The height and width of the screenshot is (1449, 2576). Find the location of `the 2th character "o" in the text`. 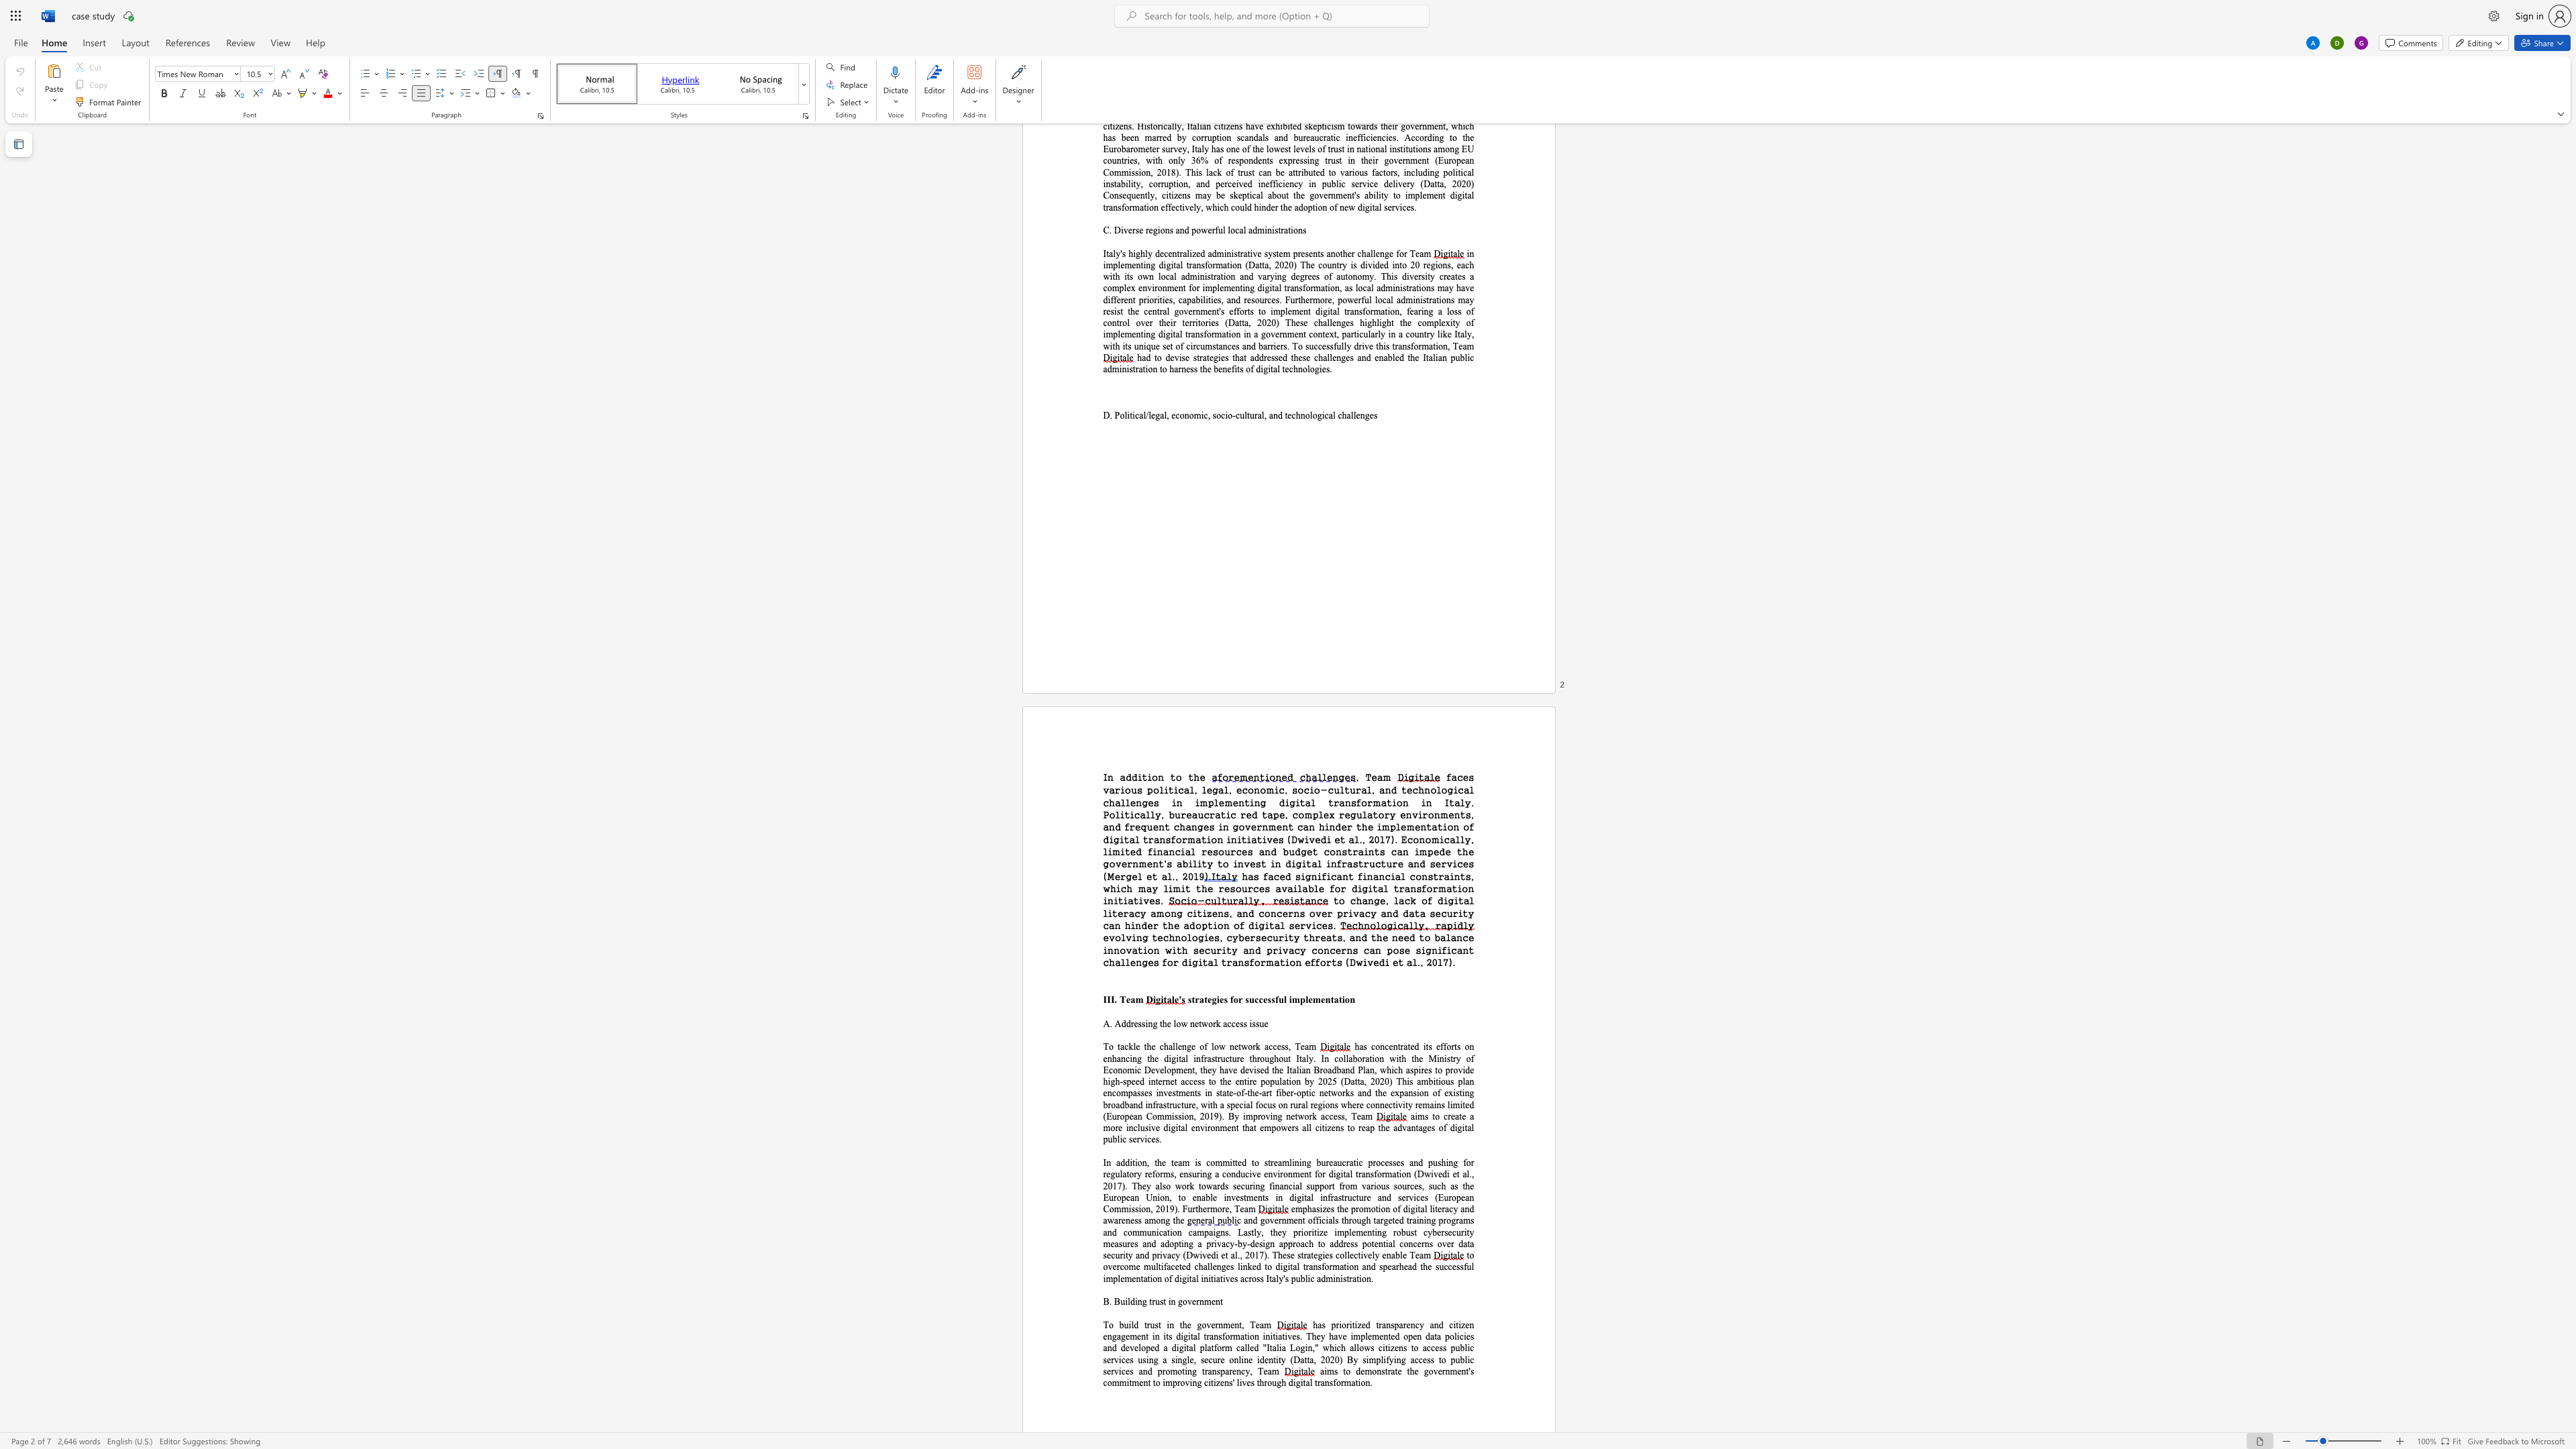

the 2th character "o" in the text is located at coordinates (1110, 1383).